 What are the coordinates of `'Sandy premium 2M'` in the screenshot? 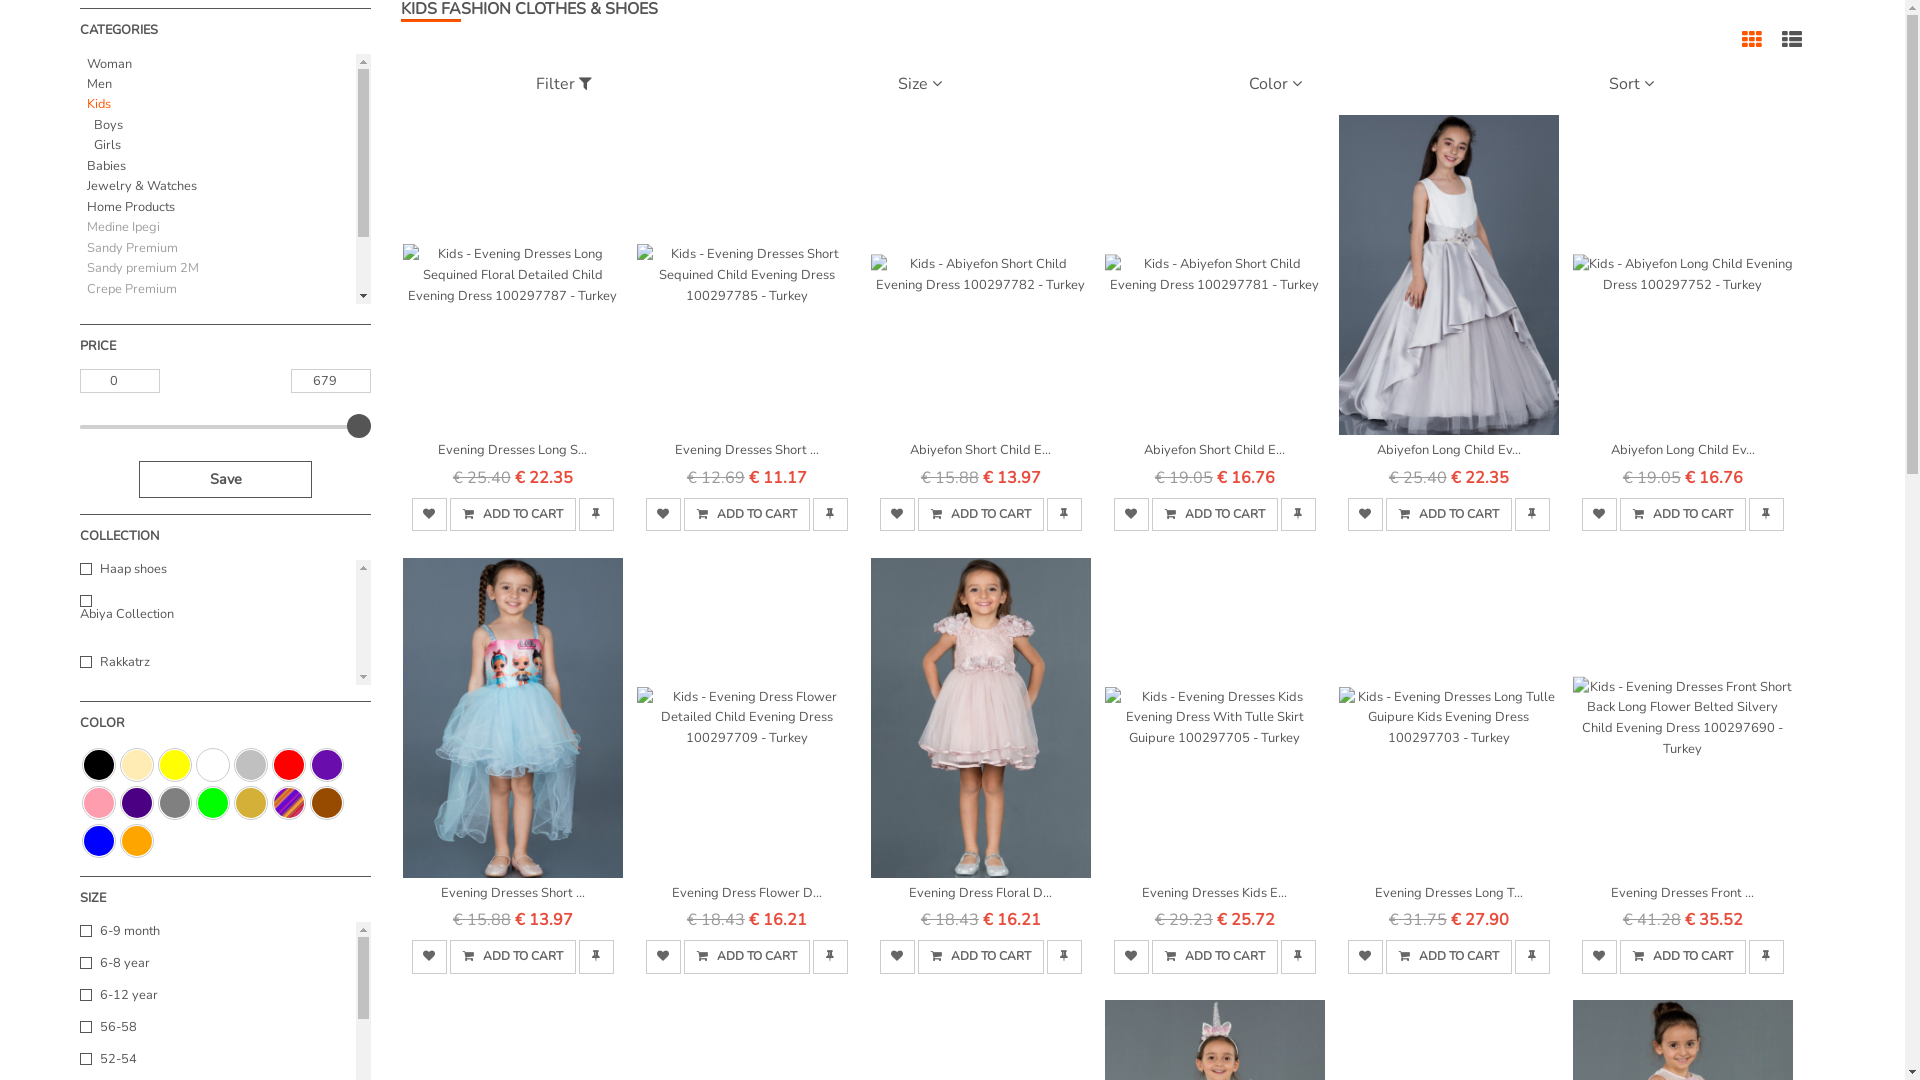 It's located at (84, 266).